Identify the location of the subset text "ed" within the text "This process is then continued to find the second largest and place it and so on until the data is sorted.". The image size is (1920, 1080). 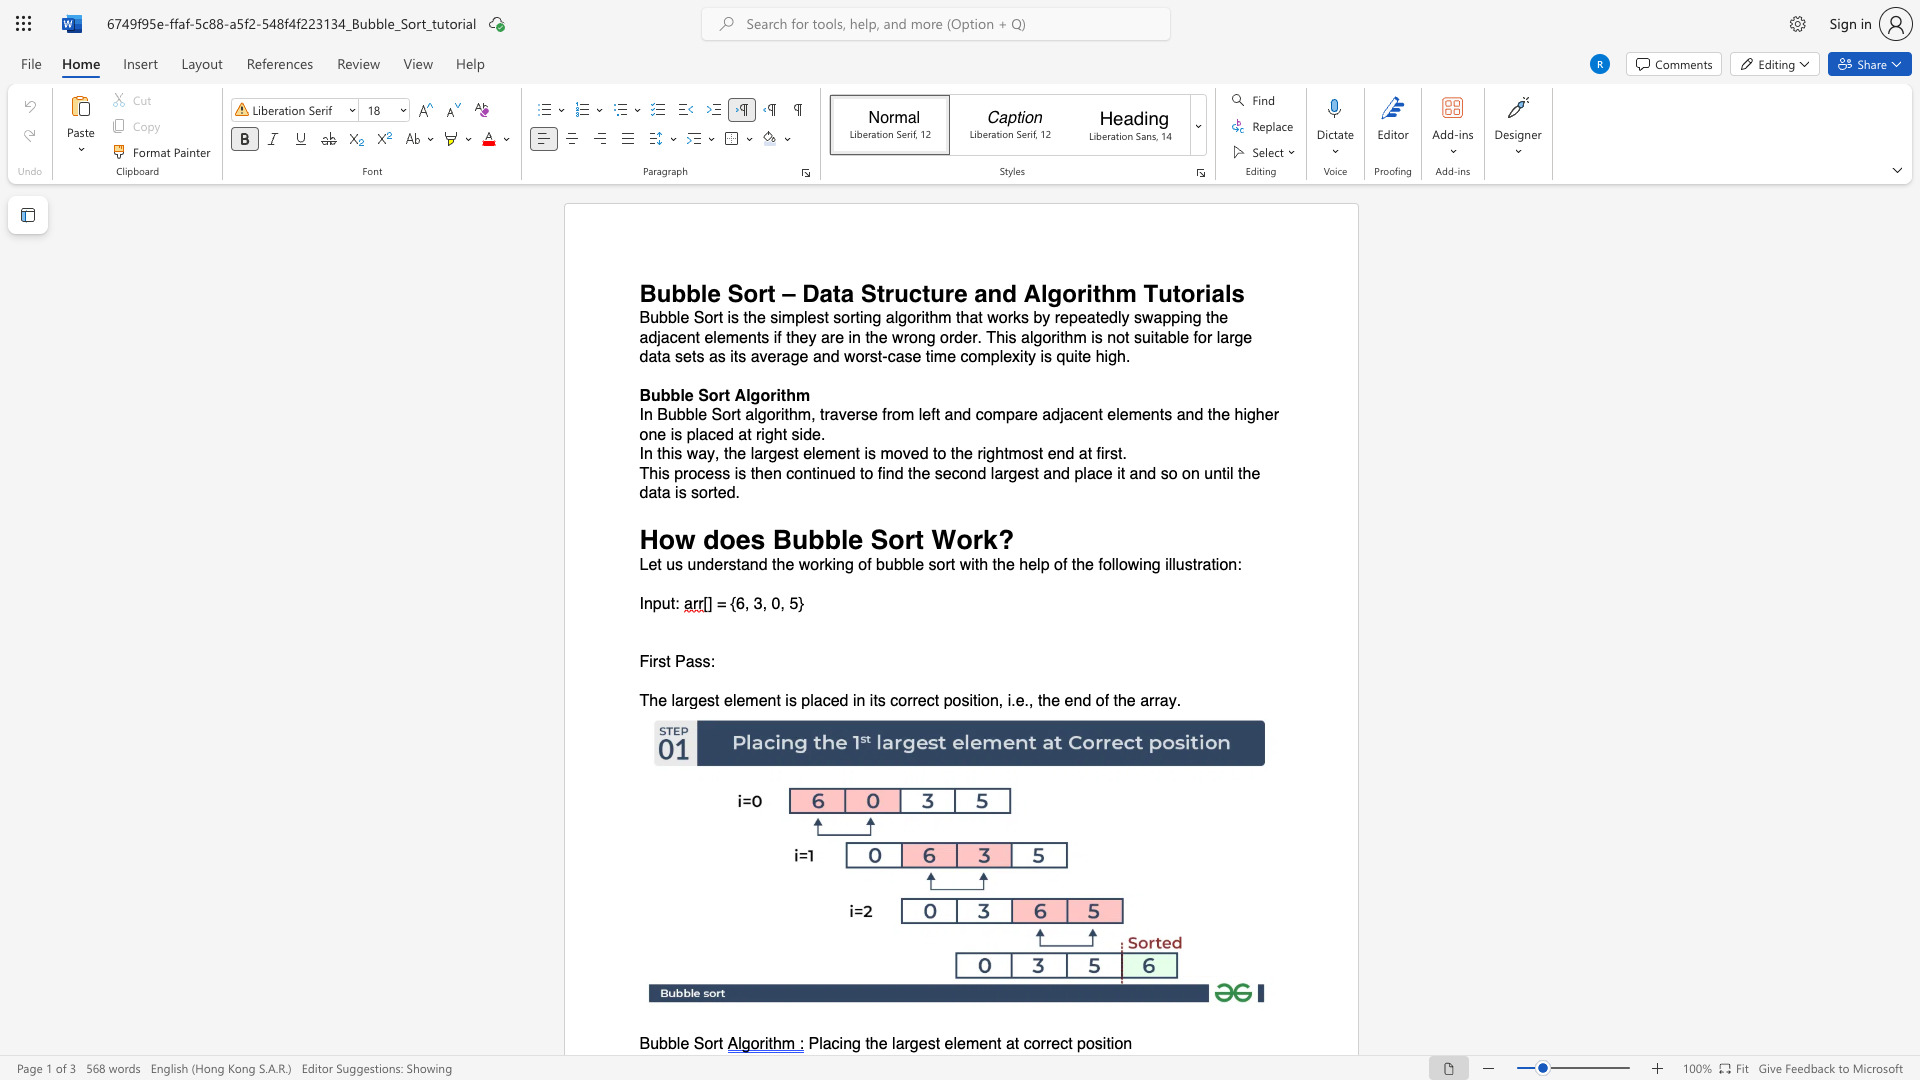
(717, 493).